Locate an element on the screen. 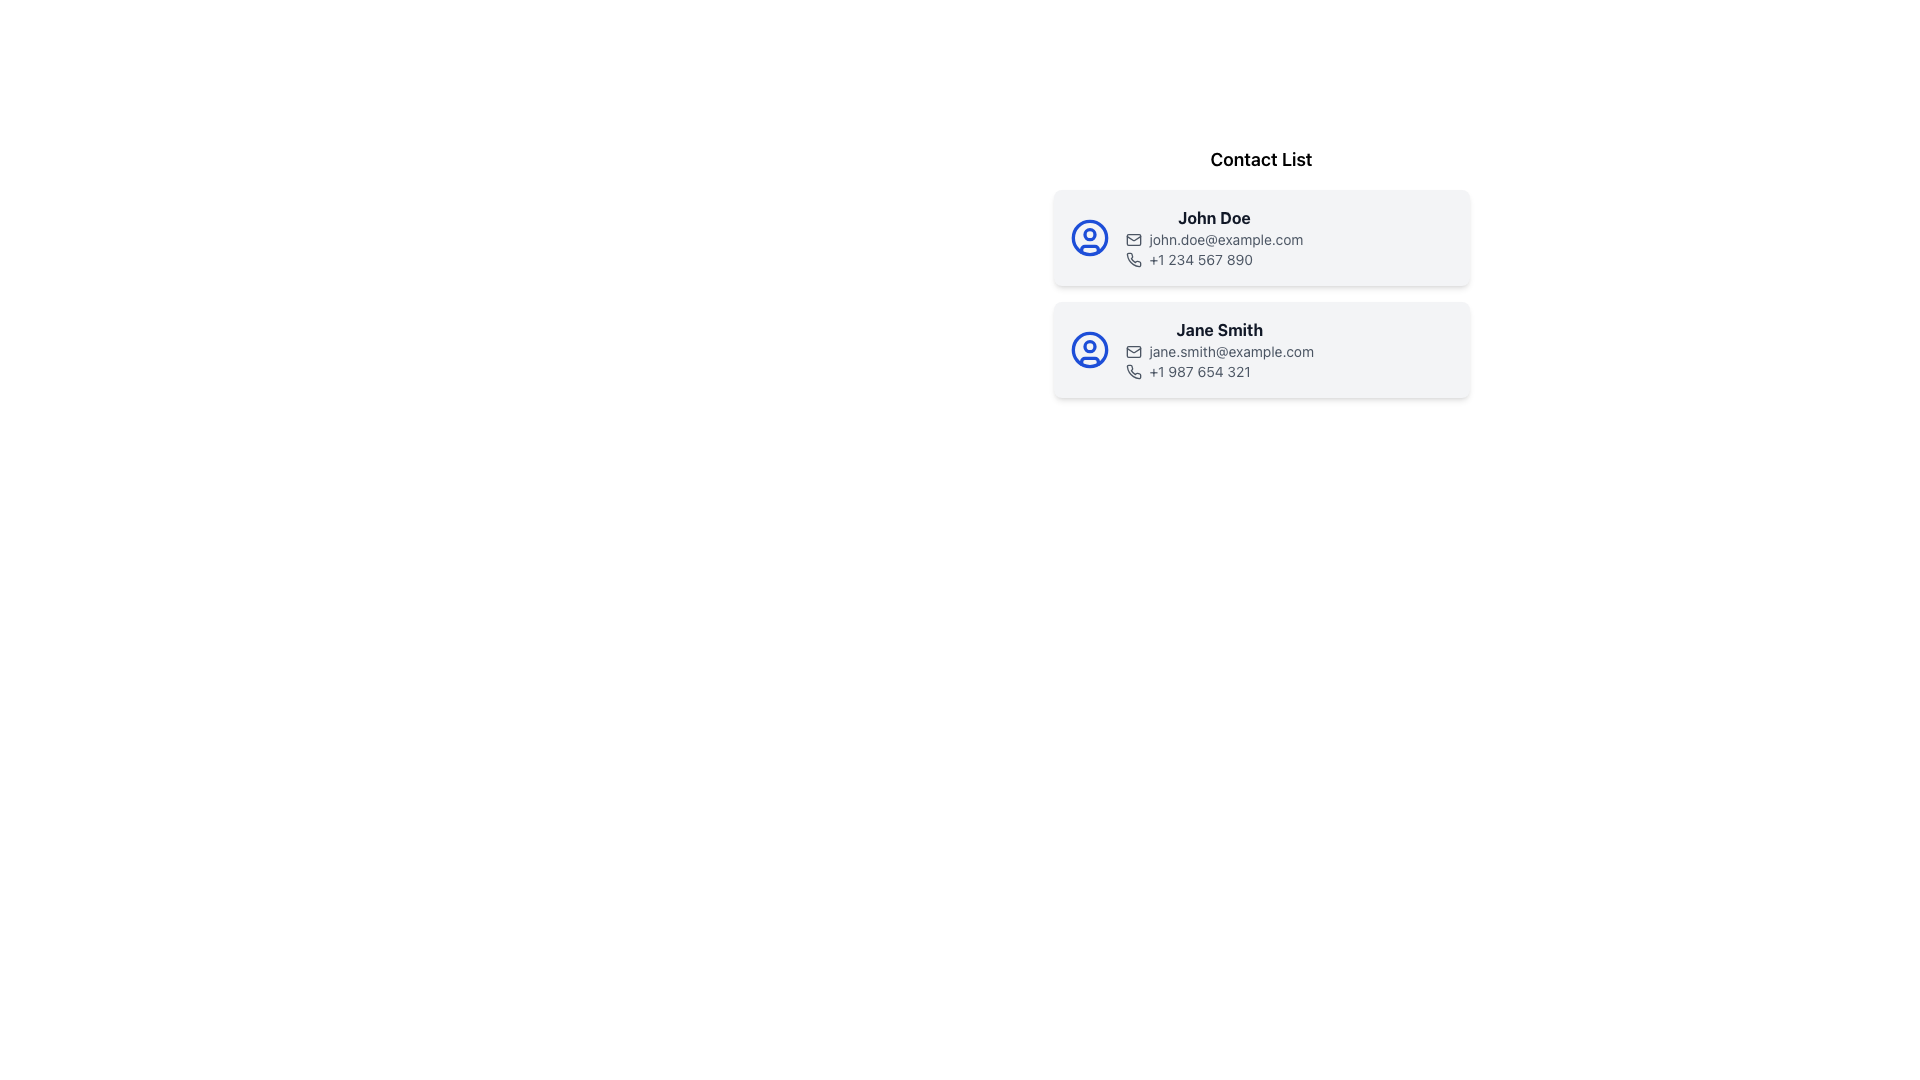 The image size is (1920, 1080). the phone icon representing the call function, which is the leftmost item in the second row of the contact list, adjacent to the phone number '+1 987 654 321' is located at coordinates (1133, 371).